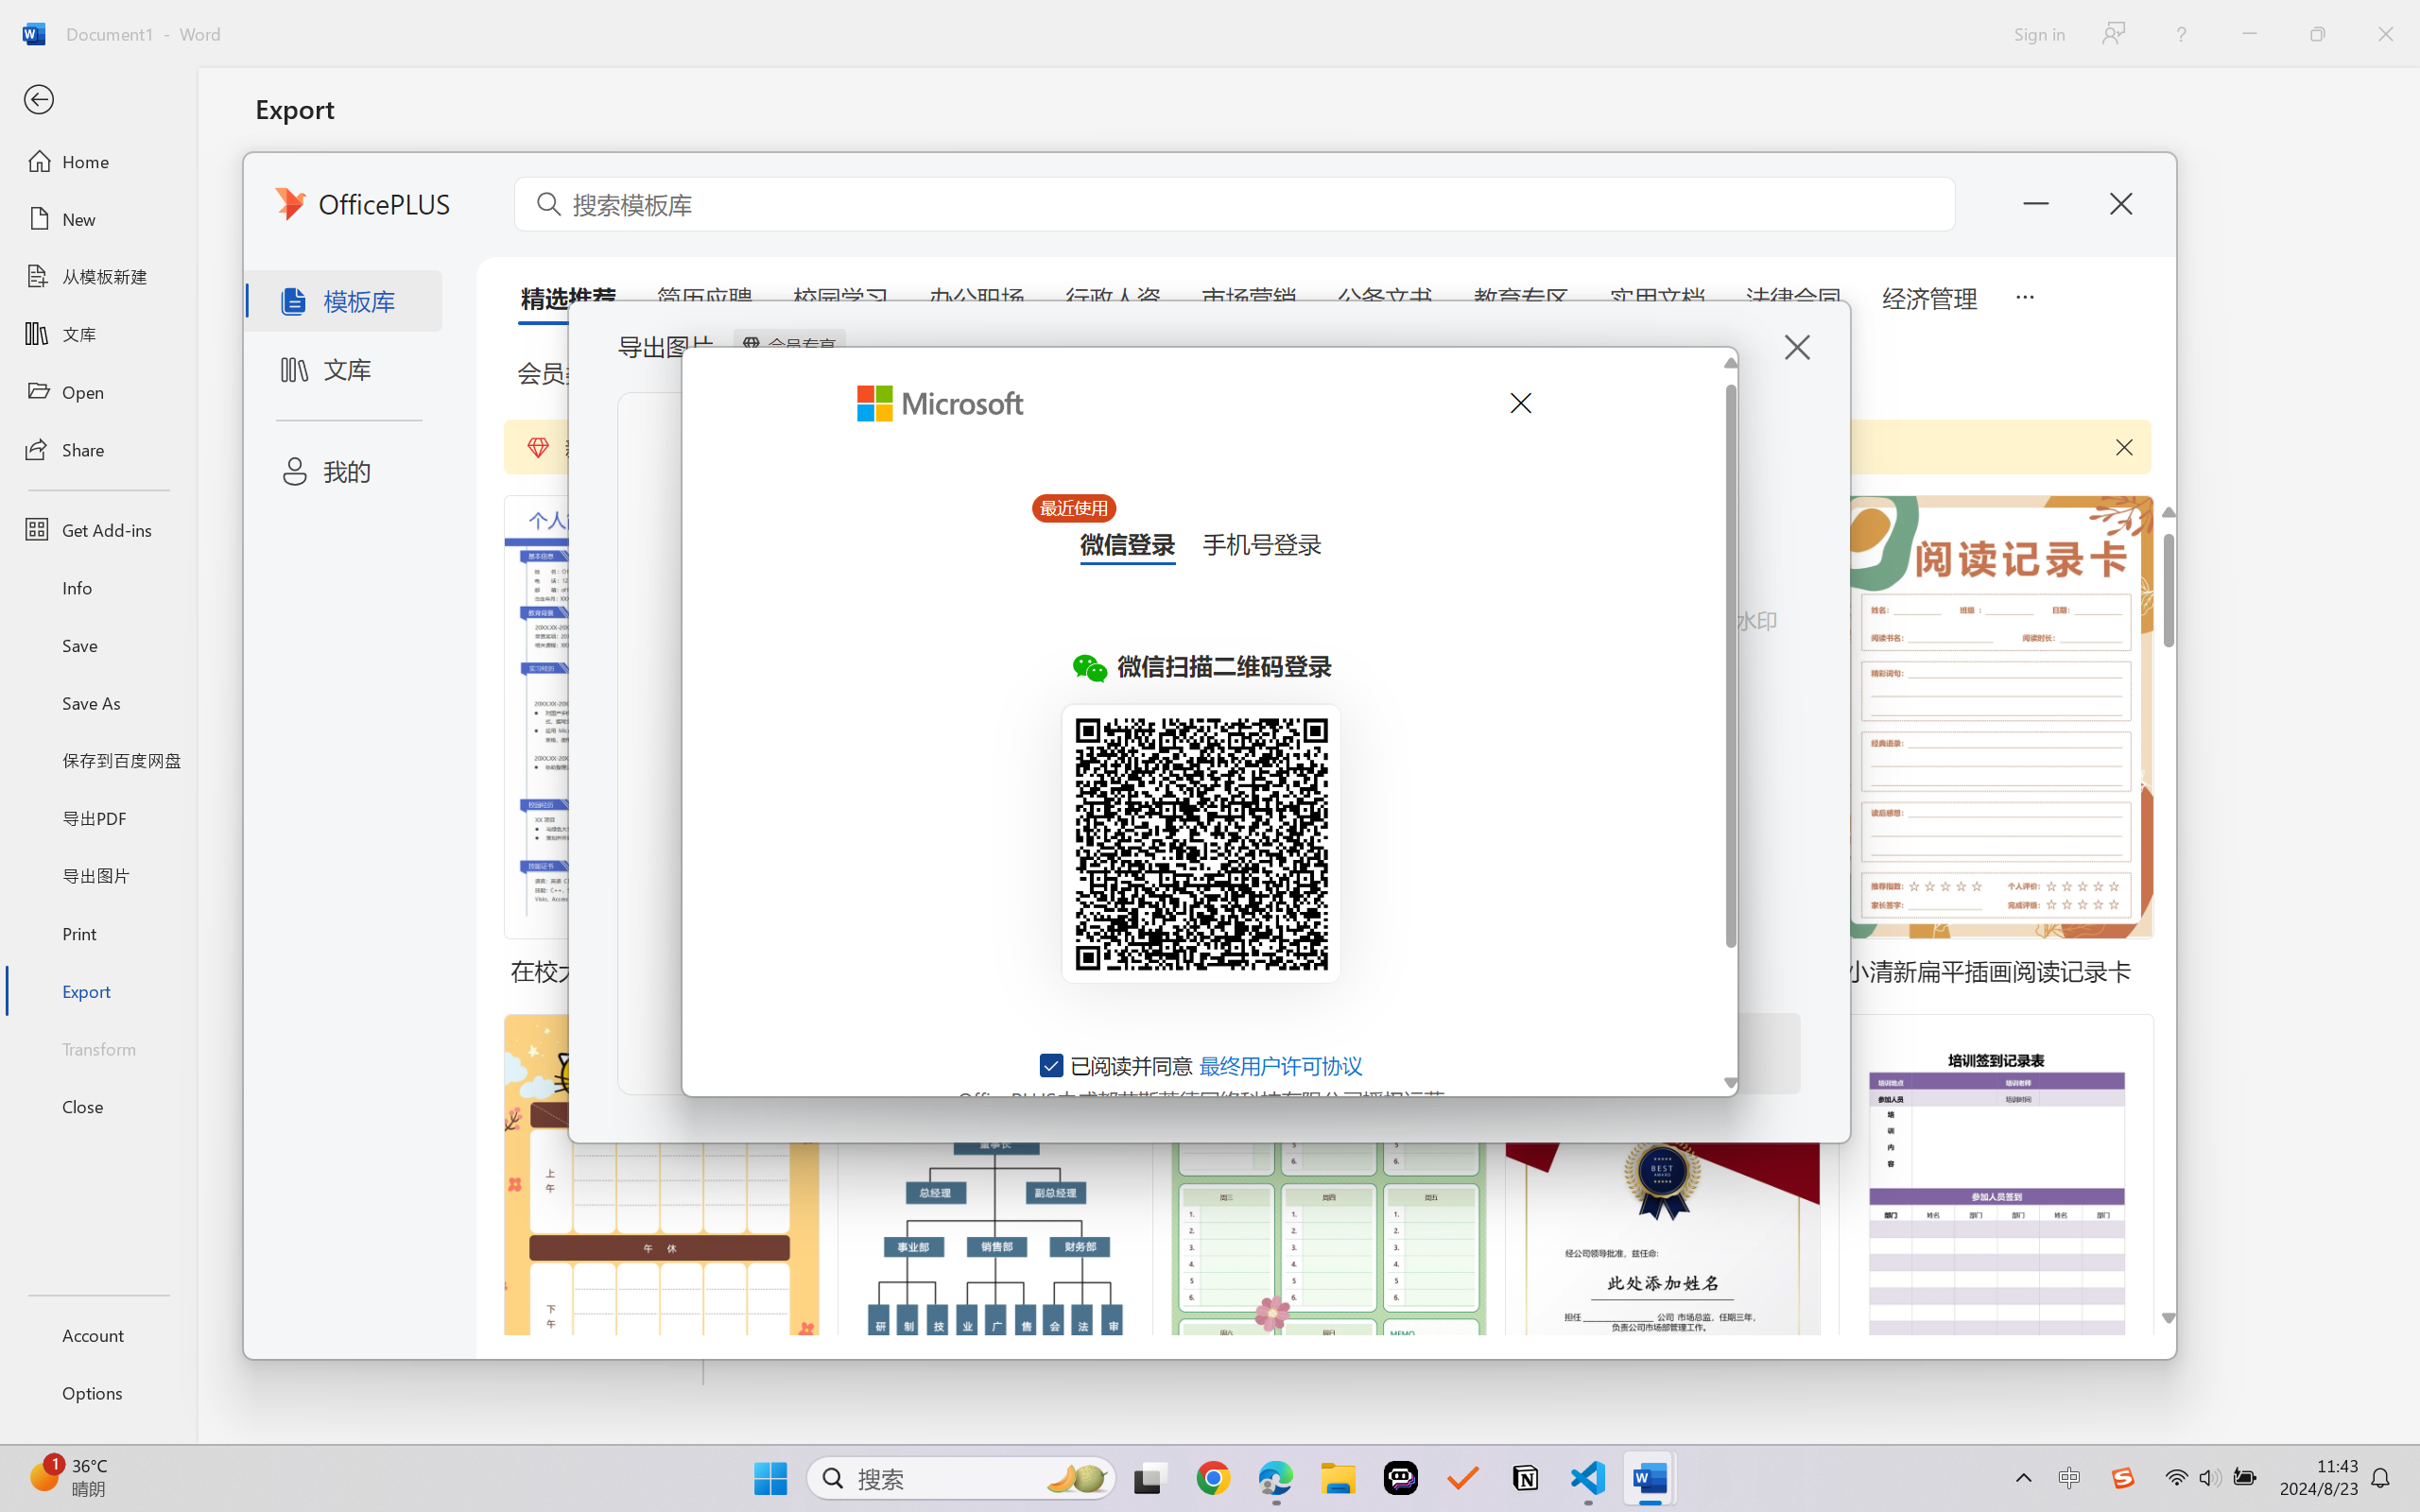 This screenshot has height=1512, width=2420. I want to click on 'Print', so click(97, 933).